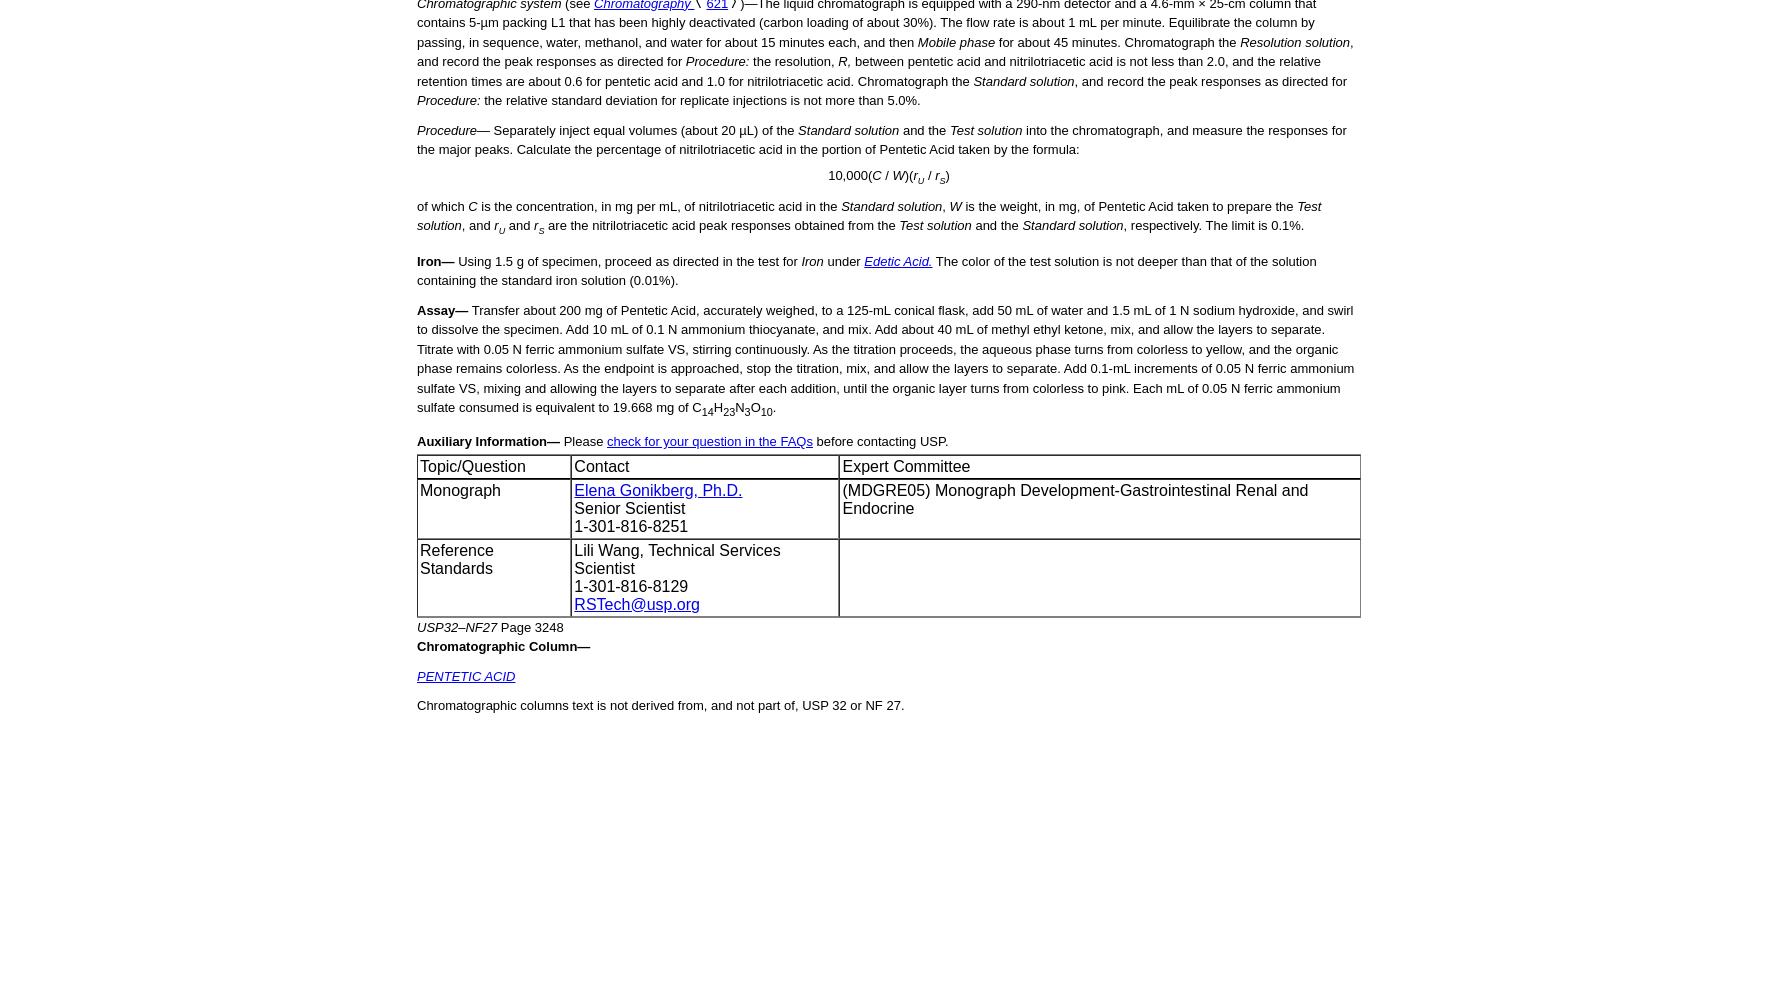 The width and height of the screenshot is (1778, 1000). Describe the element at coordinates (452, 129) in the screenshot. I see `'Procedure—'` at that location.